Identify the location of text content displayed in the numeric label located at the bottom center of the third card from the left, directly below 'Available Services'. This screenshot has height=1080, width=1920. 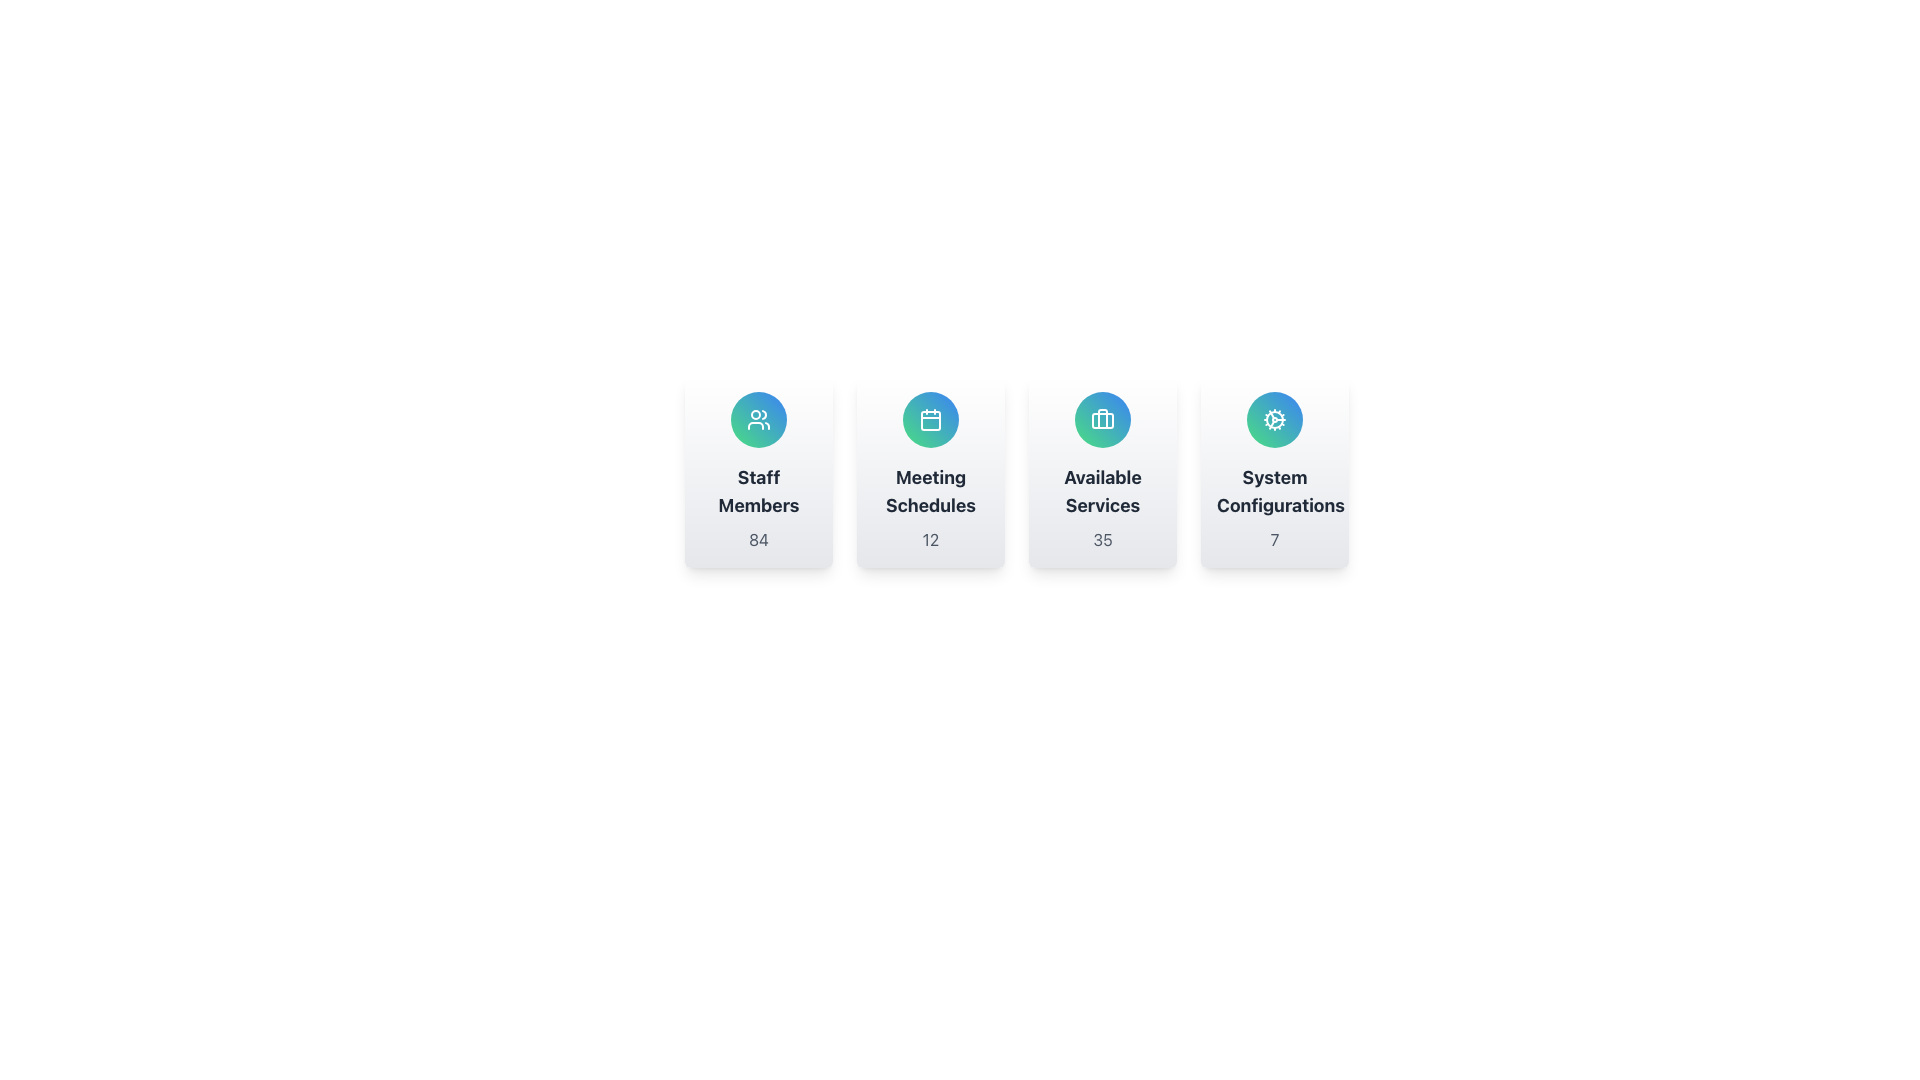
(1102, 540).